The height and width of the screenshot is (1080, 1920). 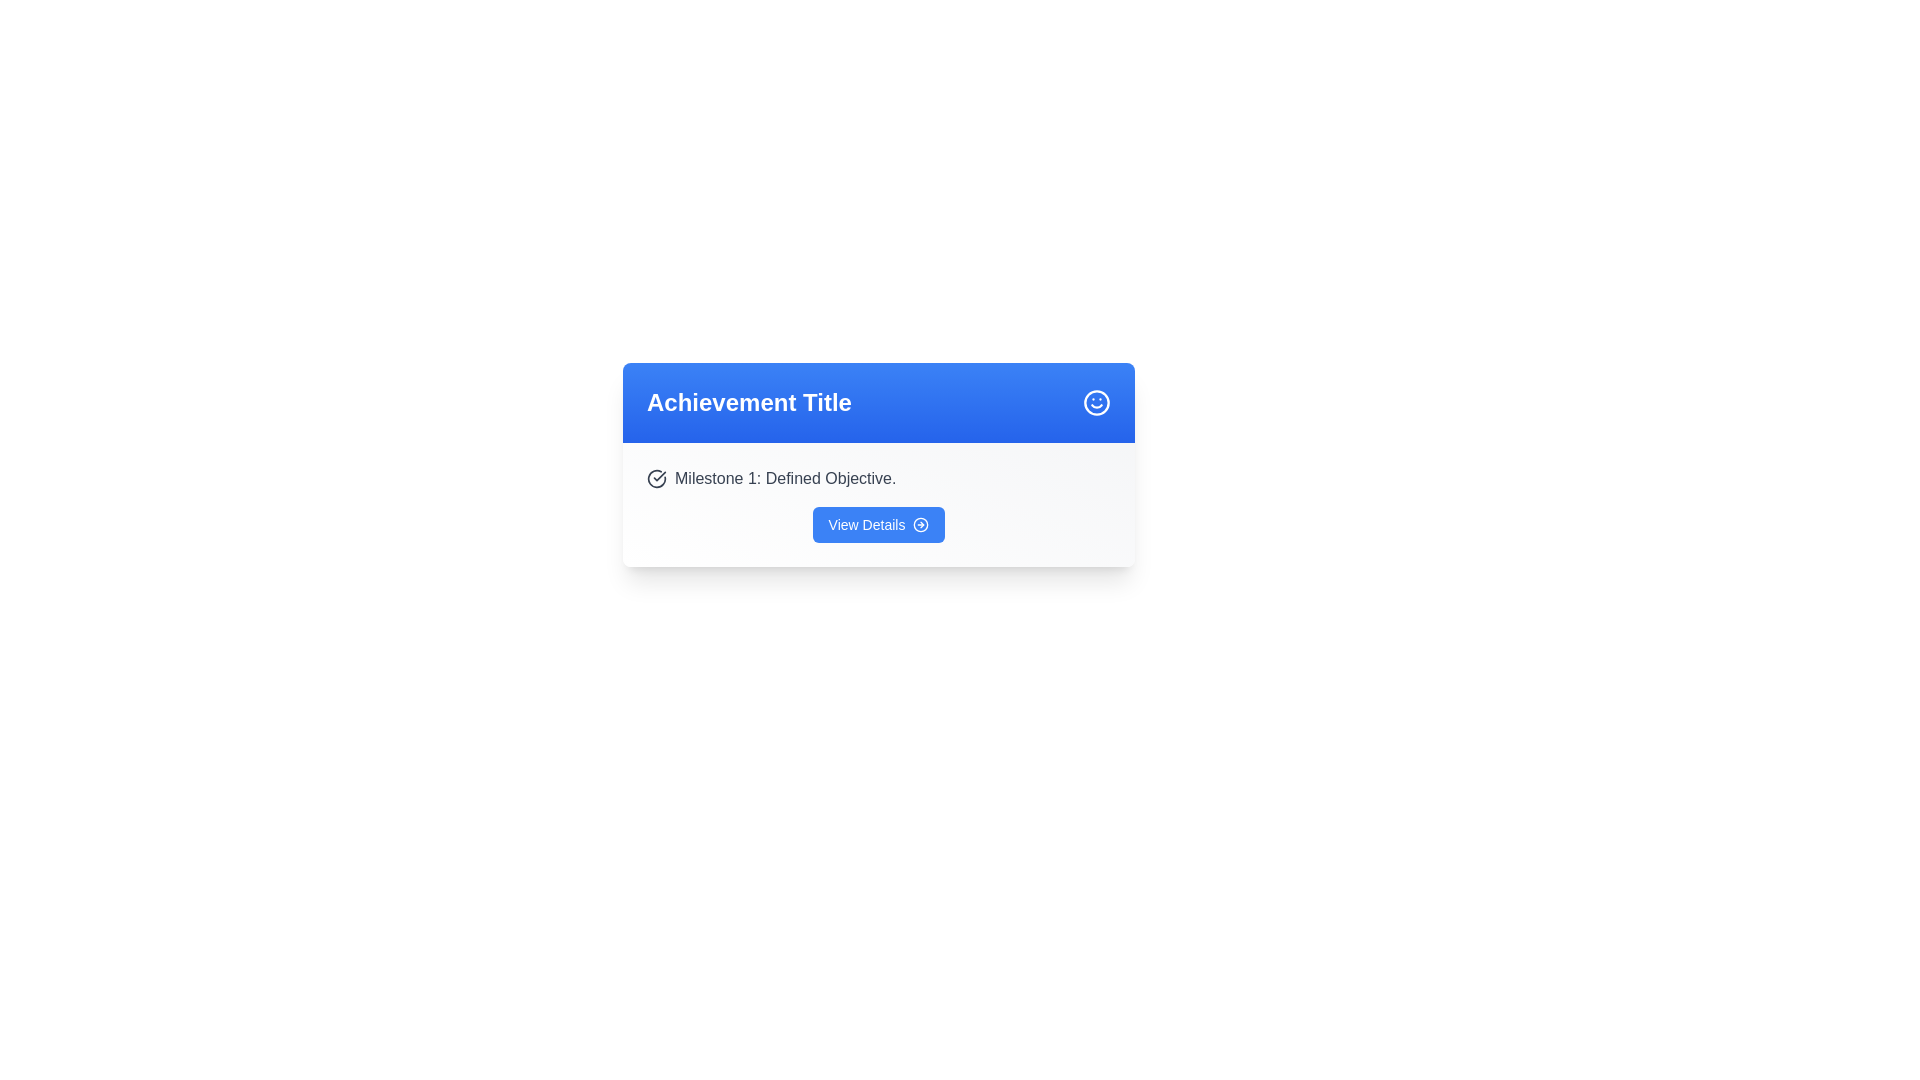 What do you see at coordinates (657, 478) in the screenshot?
I see `the circular checkmark icon located to the left of the text 'Milestone 1: Defined Objective'` at bounding box center [657, 478].